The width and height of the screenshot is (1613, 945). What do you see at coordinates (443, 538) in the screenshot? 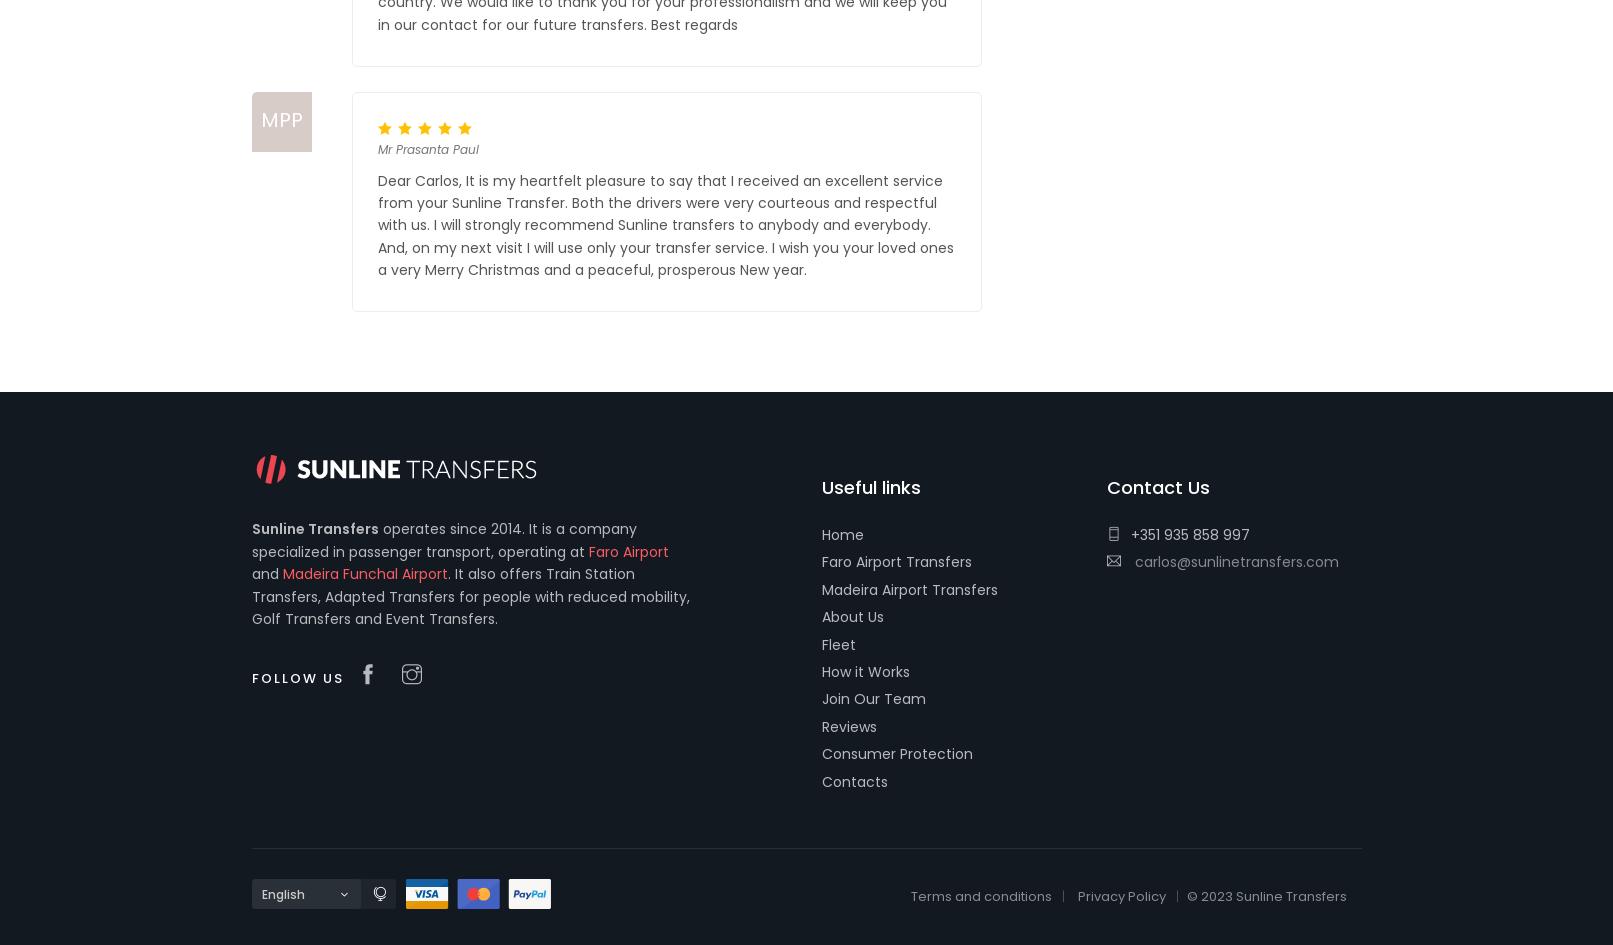
I see `'operates since 2014.
It is a company specialized in passenger transport, operating at'` at bounding box center [443, 538].